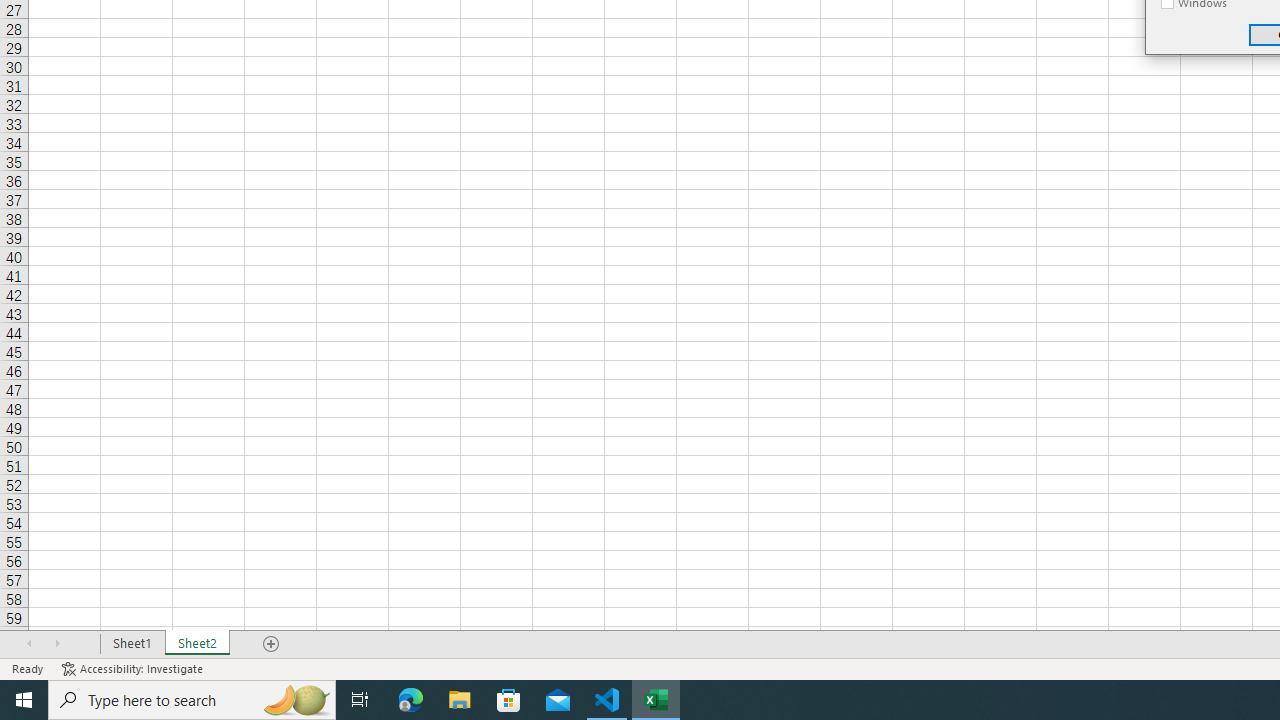 The height and width of the screenshot is (720, 1280). Describe the element at coordinates (24, 698) in the screenshot. I see `'Start'` at that location.